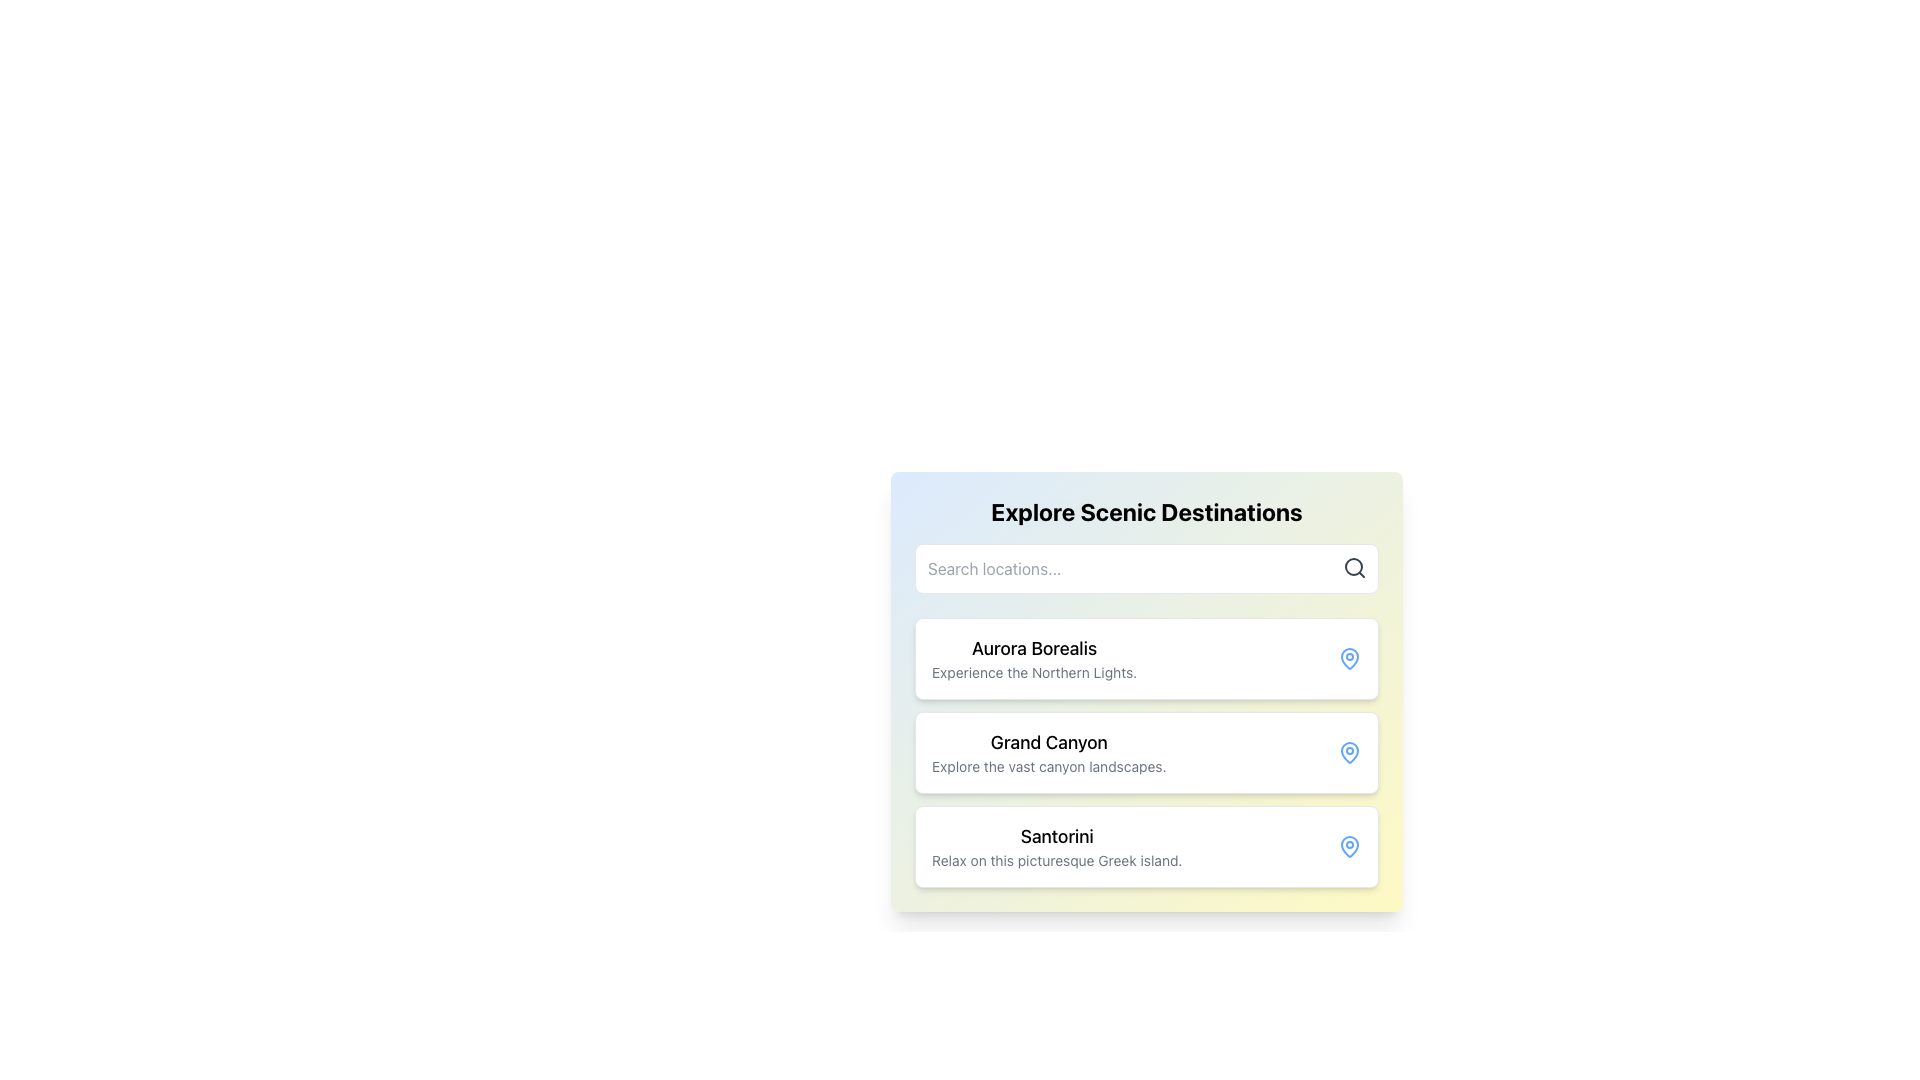 The width and height of the screenshot is (1920, 1080). I want to click on the location marker icon on the right side of the 'Santorini' row, so click(1349, 847).